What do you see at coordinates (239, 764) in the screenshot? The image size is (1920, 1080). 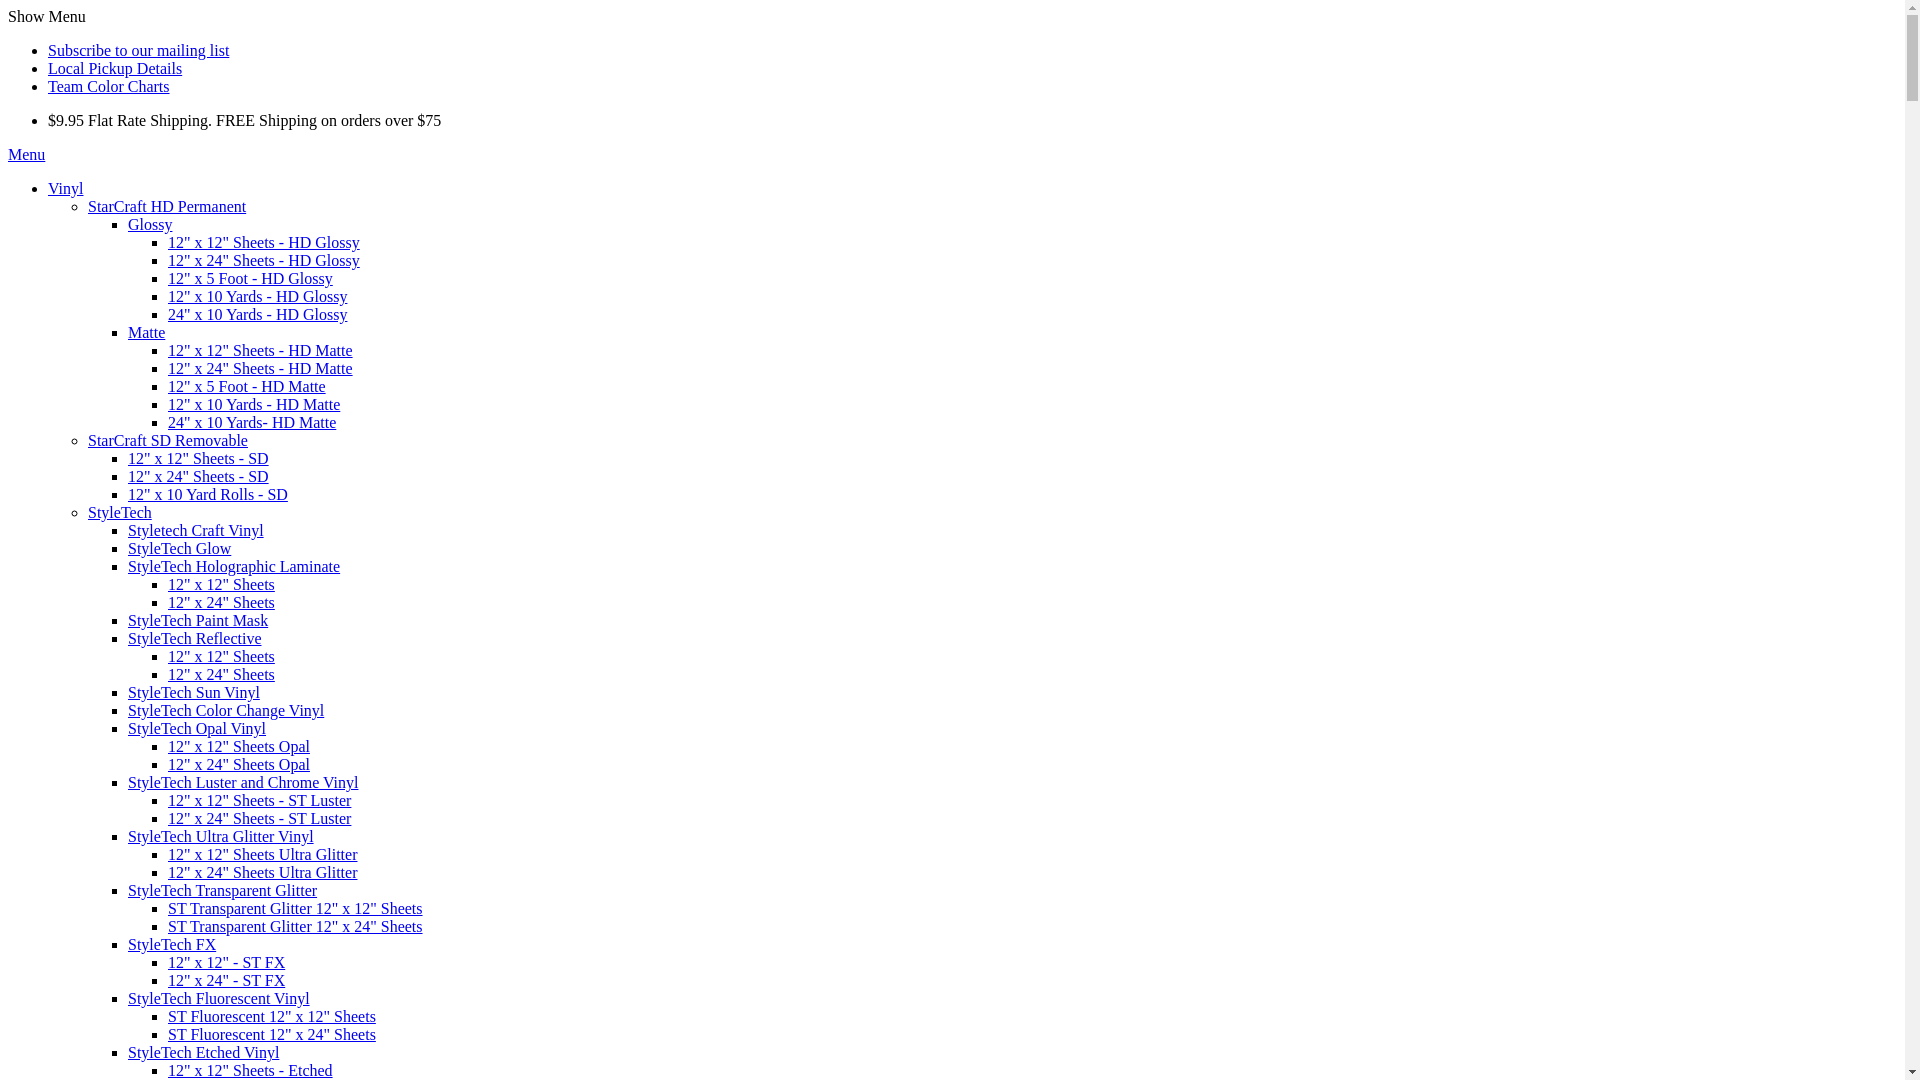 I see `'12" x 24" Sheets Opal'` at bounding box center [239, 764].